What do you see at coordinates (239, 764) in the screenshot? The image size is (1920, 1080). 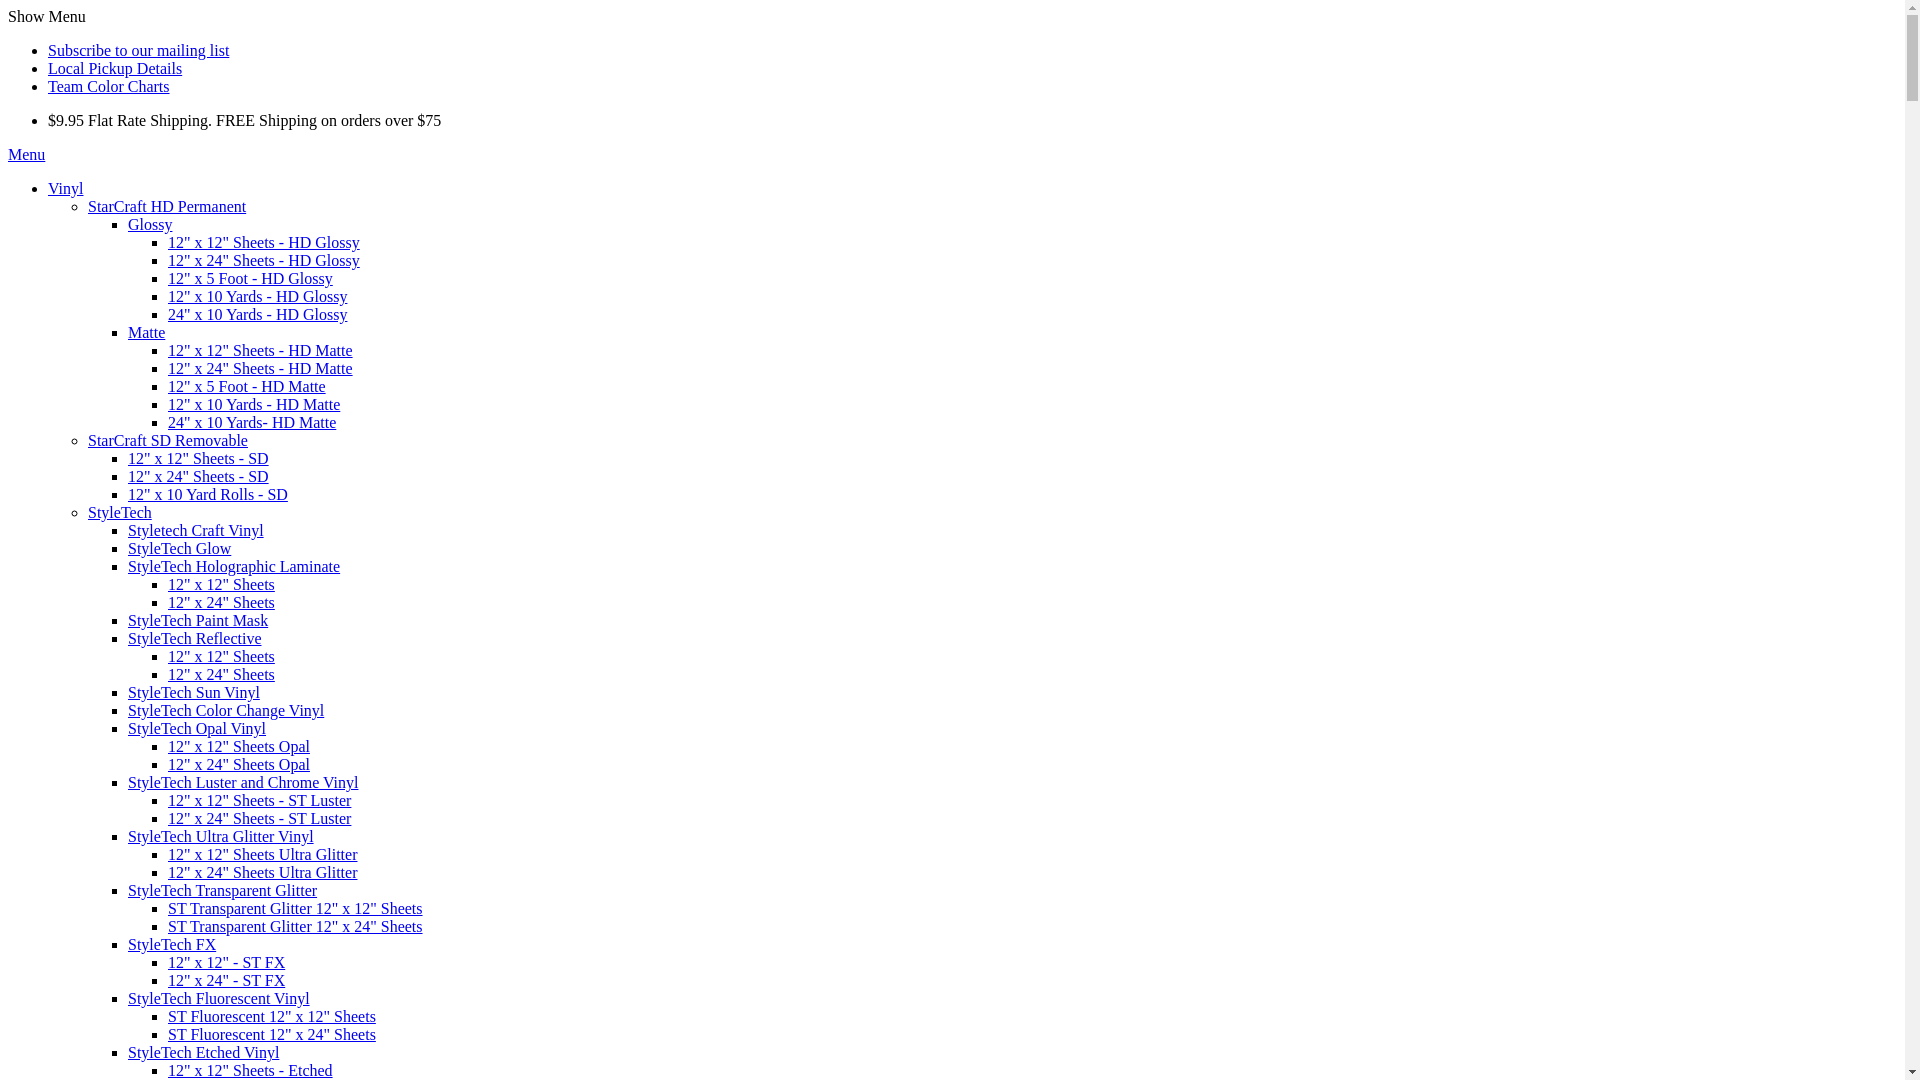 I see `'12" x 24" Sheets Opal'` at bounding box center [239, 764].